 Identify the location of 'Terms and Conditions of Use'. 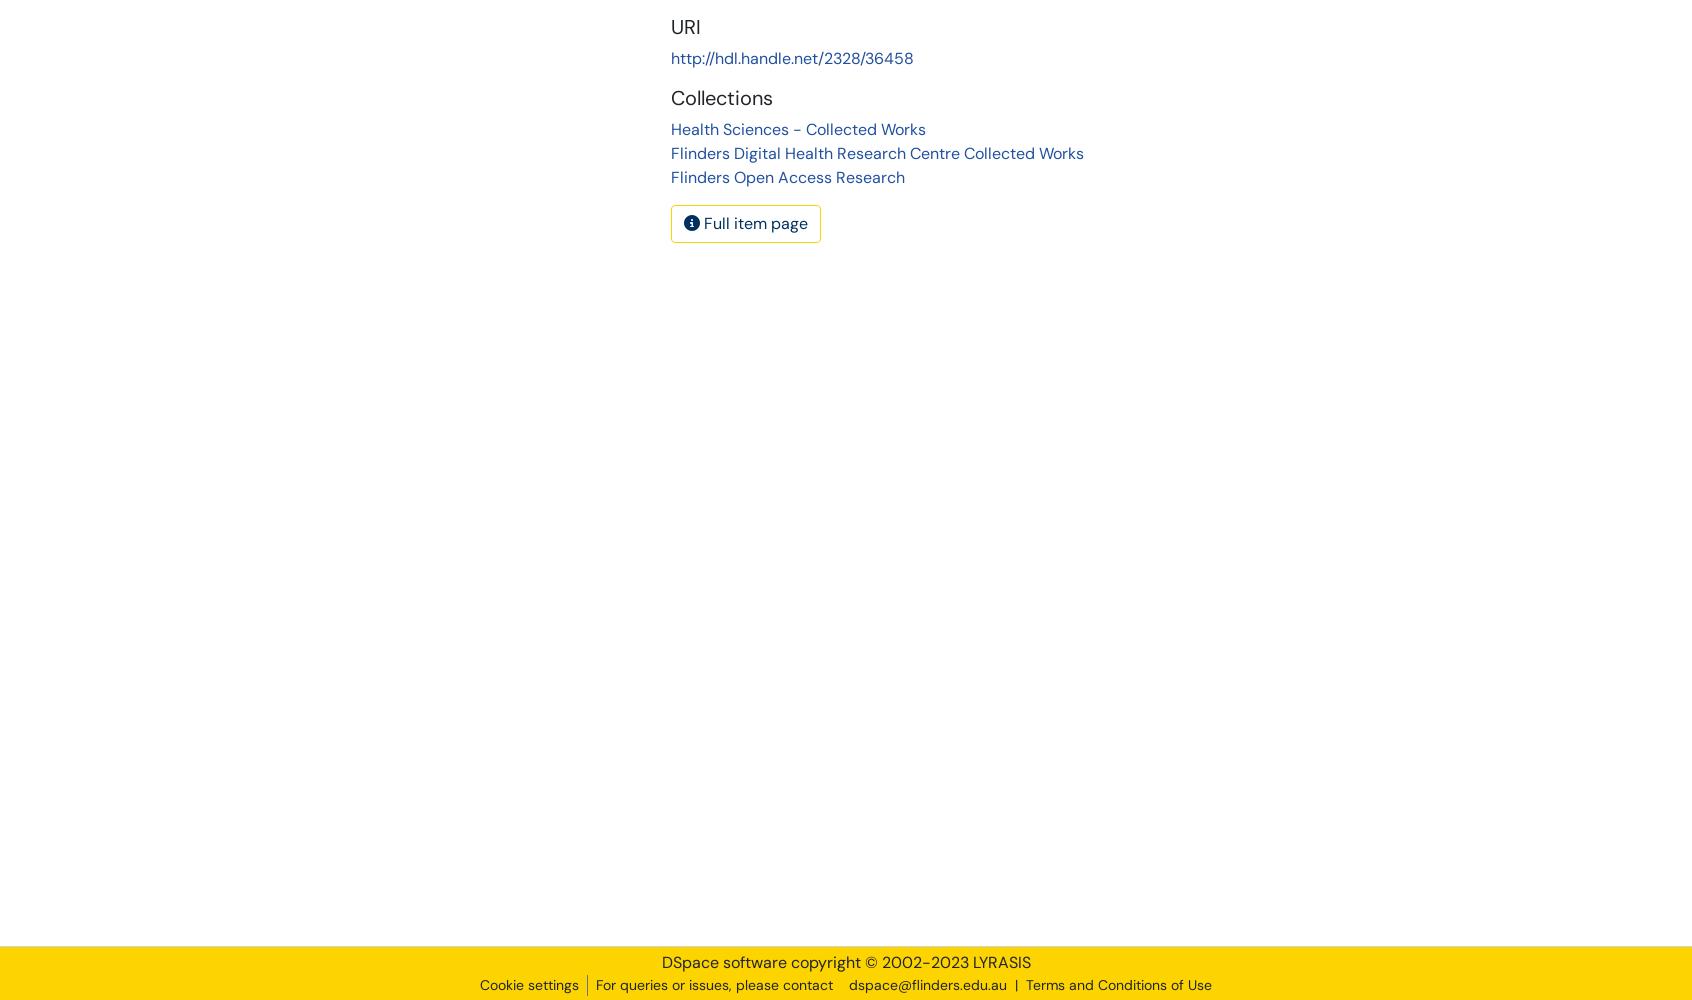
(1118, 984).